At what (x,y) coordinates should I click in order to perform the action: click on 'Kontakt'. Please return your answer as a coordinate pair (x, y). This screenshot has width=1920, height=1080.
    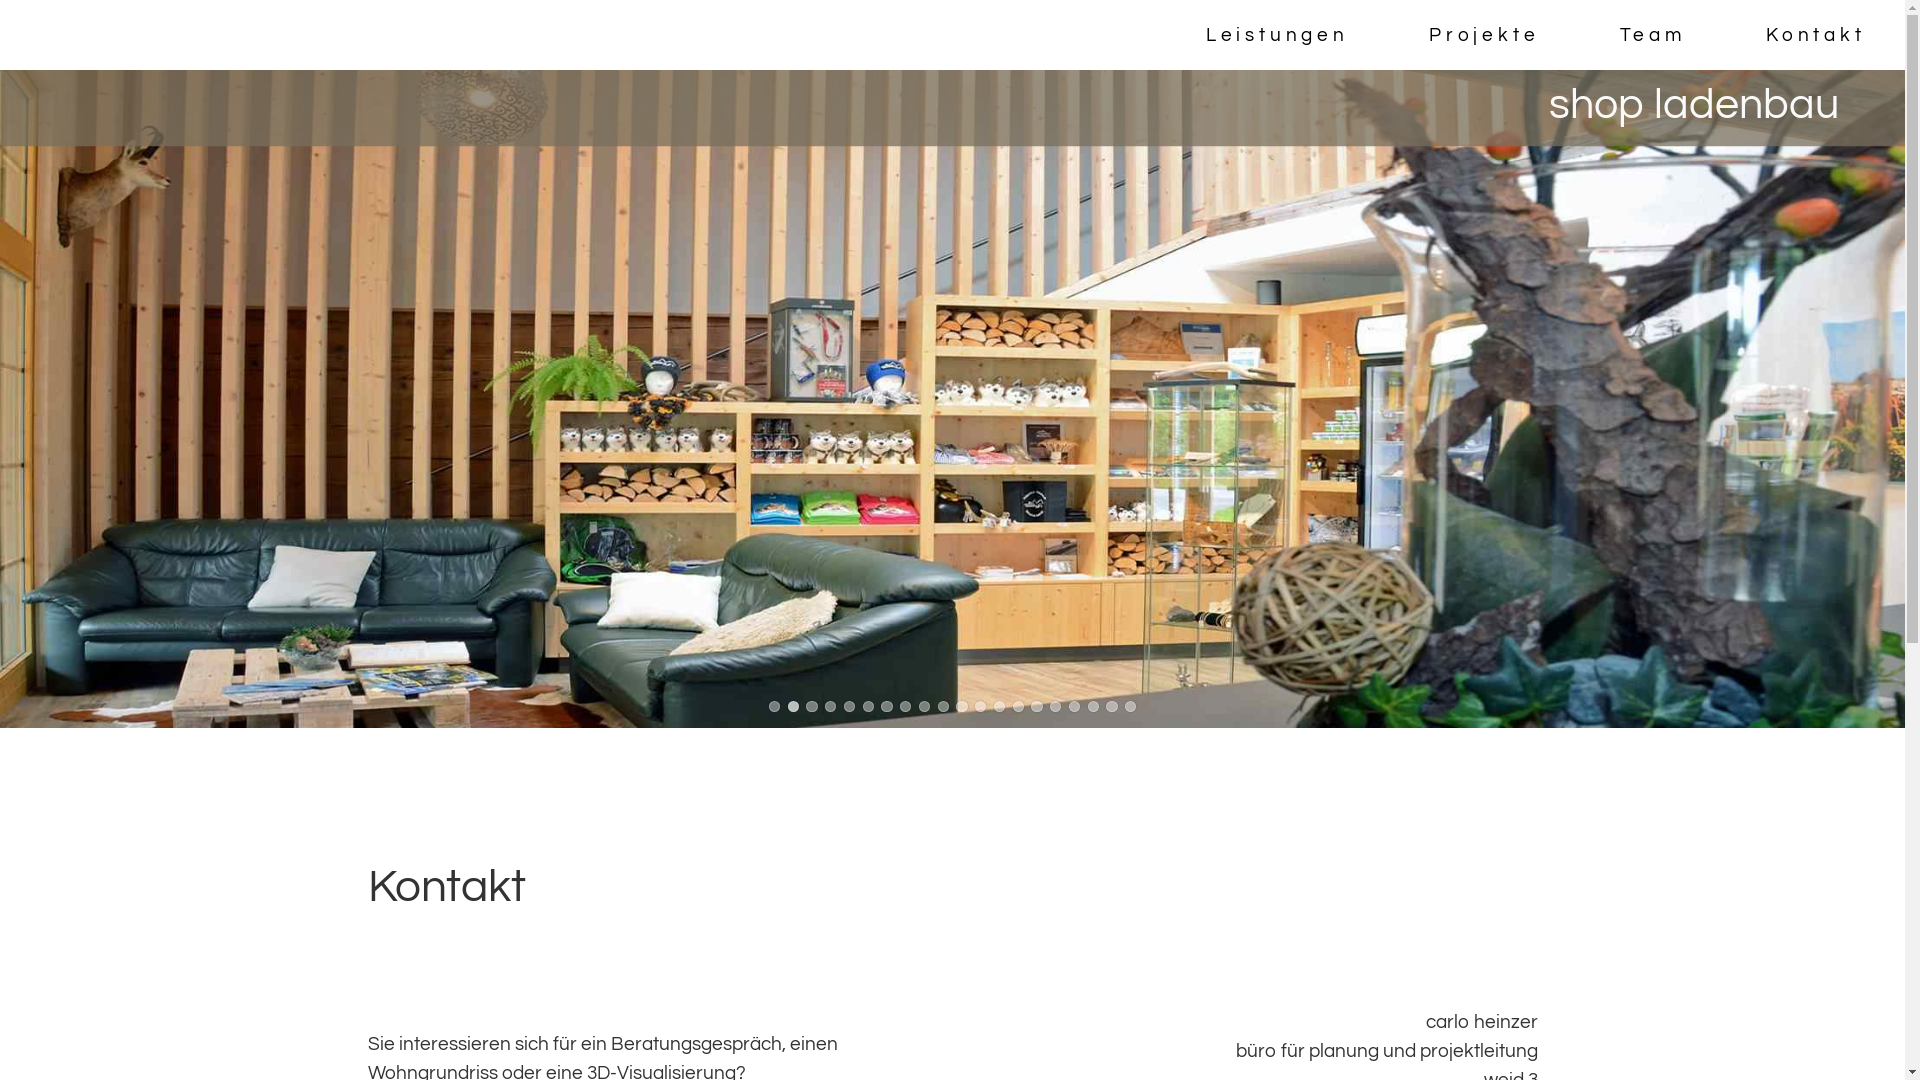
    Looking at the image, I should click on (1814, 34).